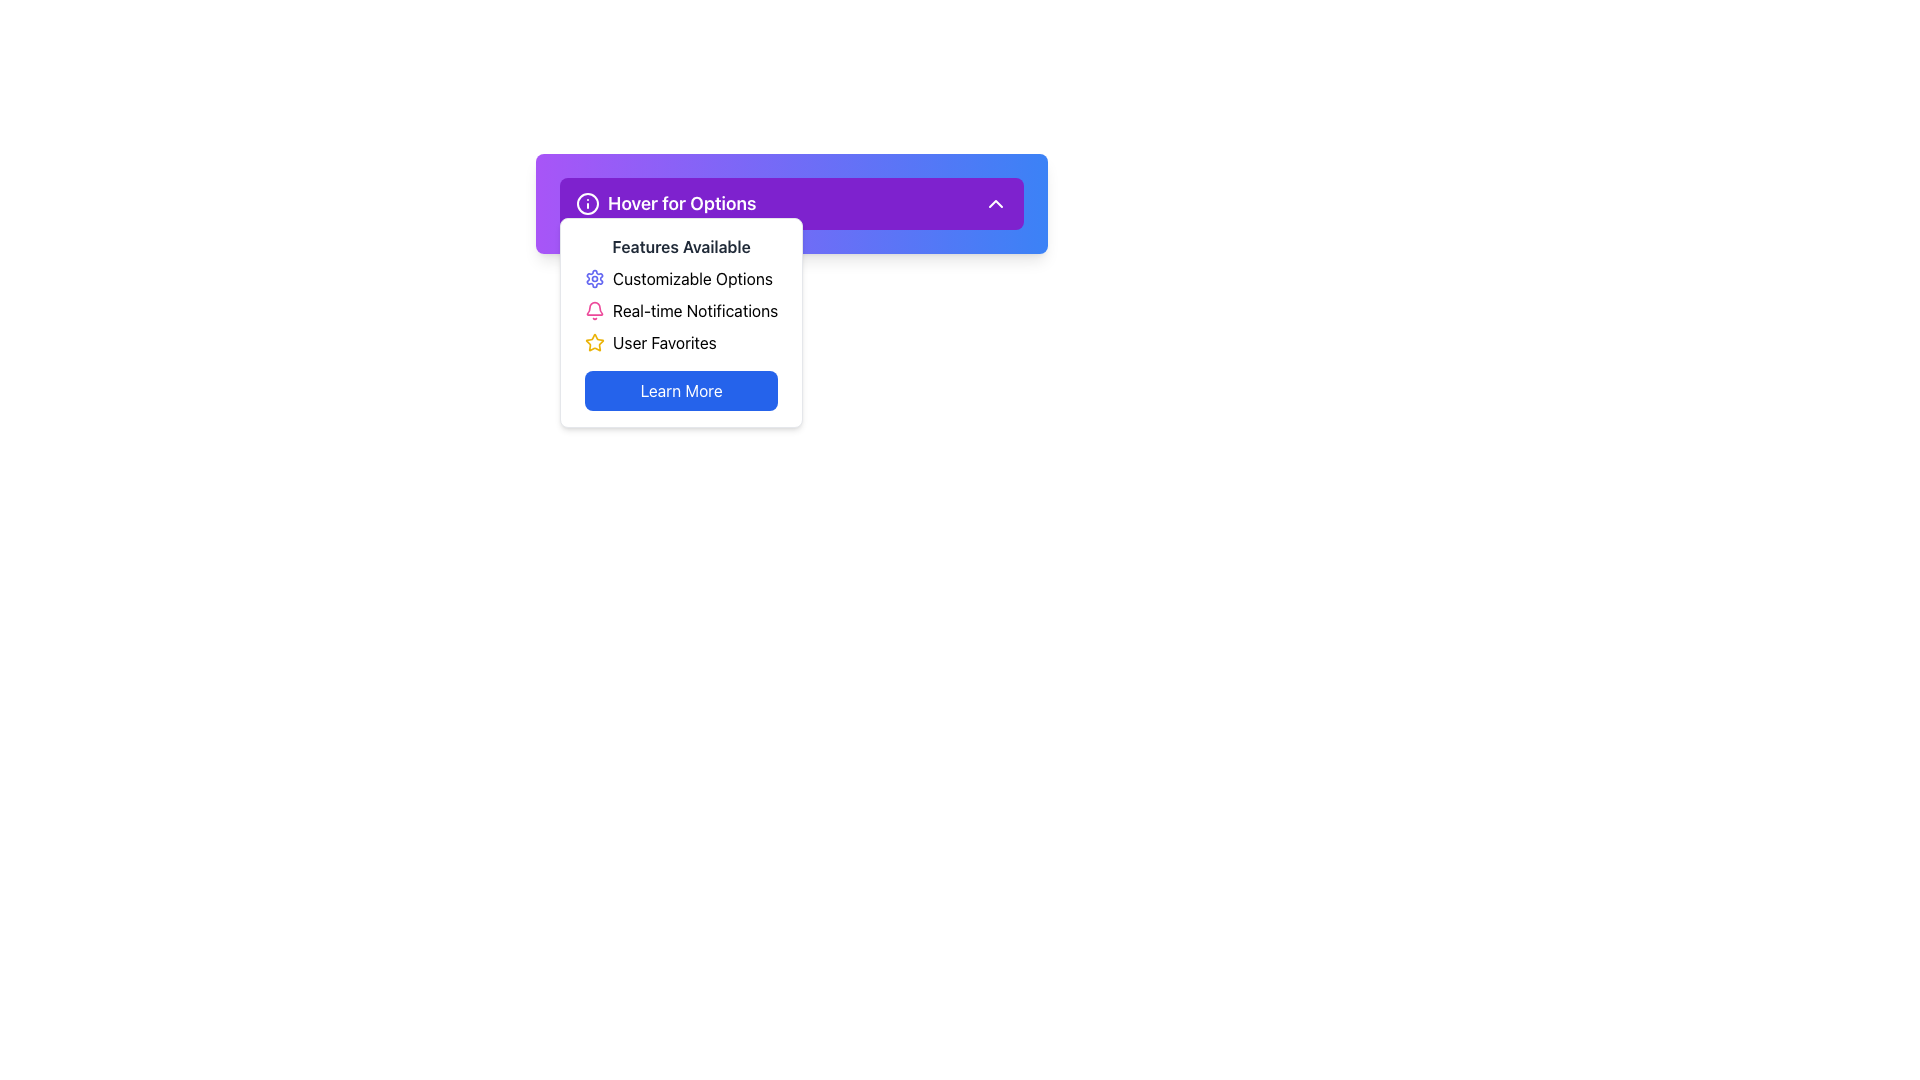 This screenshot has width=1920, height=1080. What do you see at coordinates (791, 204) in the screenshot?
I see `the Dropdown Button labeled 'Hover for Options' with a purple background` at bounding box center [791, 204].